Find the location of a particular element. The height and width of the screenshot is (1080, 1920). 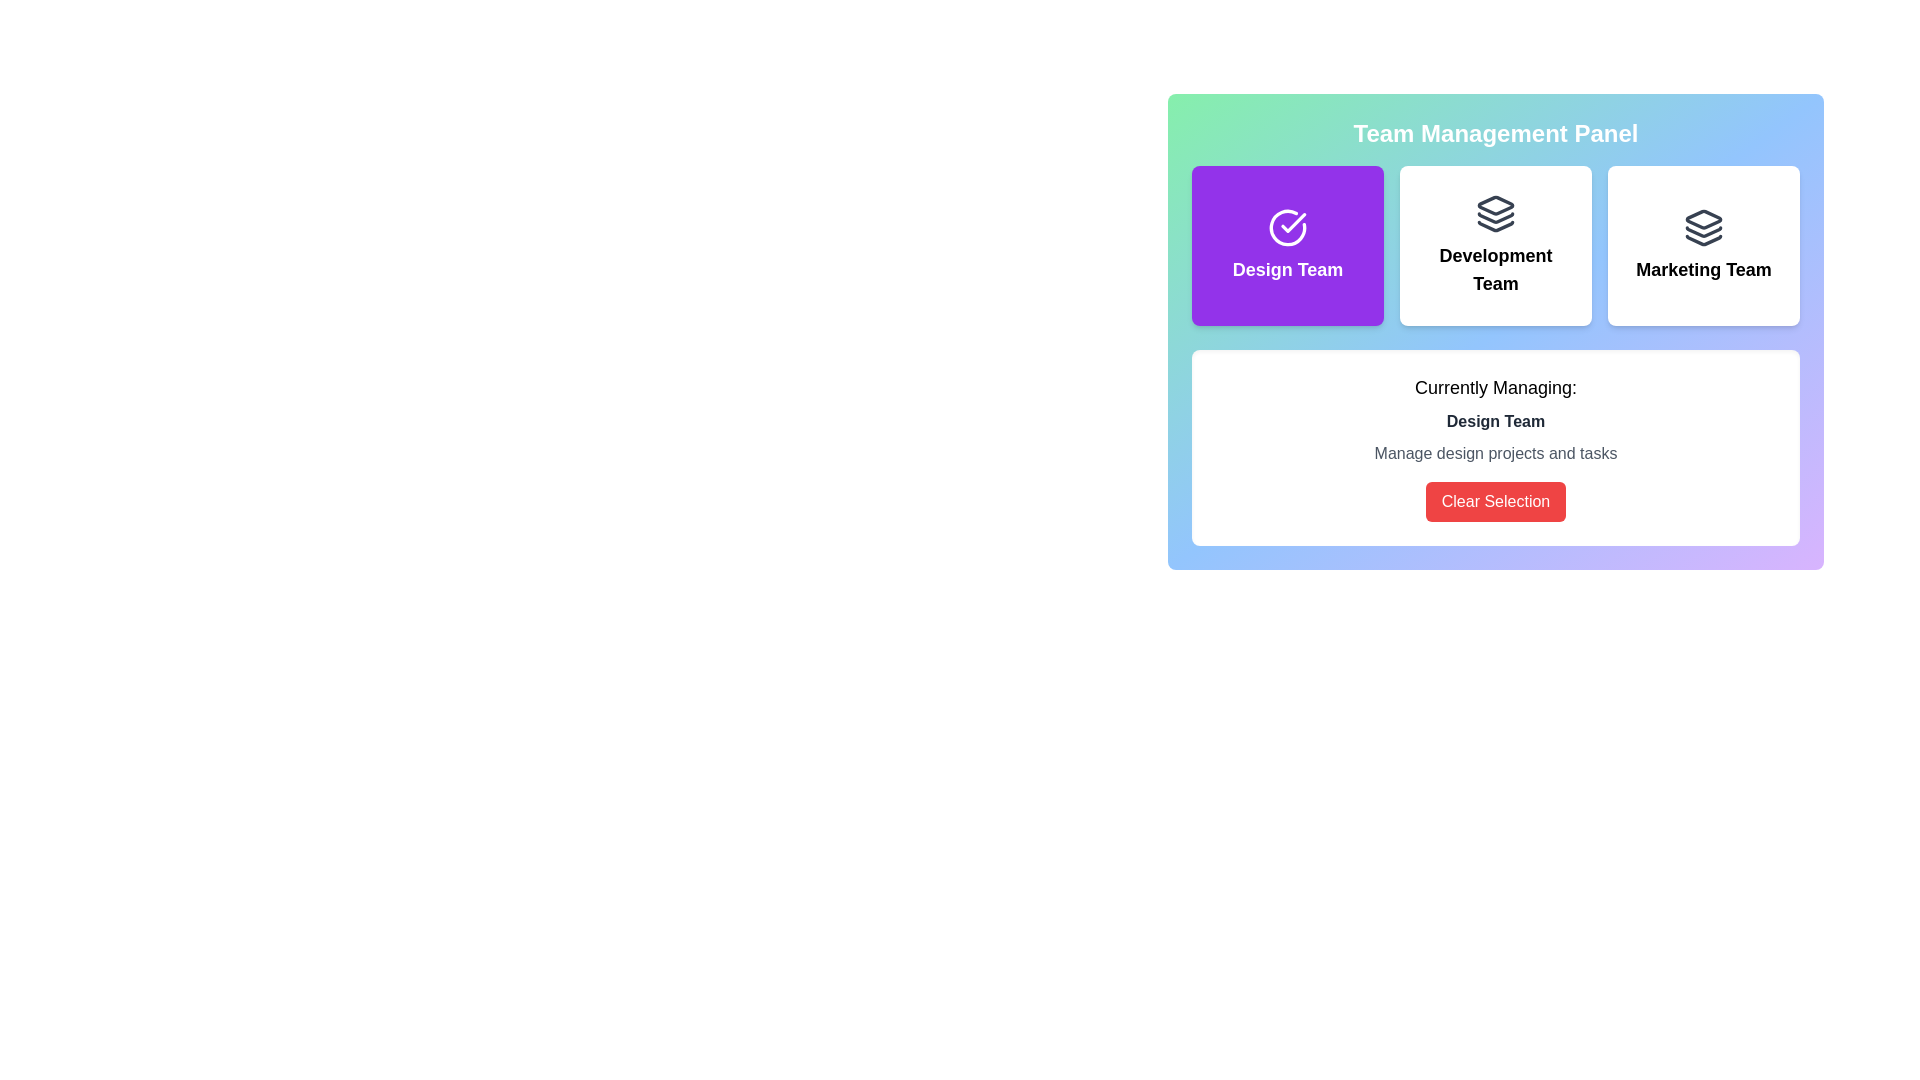

the state of the checkmark icon within a circle, which is part of the 'Design Team' option on the purple rectangular background is located at coordinates (1293, 223).